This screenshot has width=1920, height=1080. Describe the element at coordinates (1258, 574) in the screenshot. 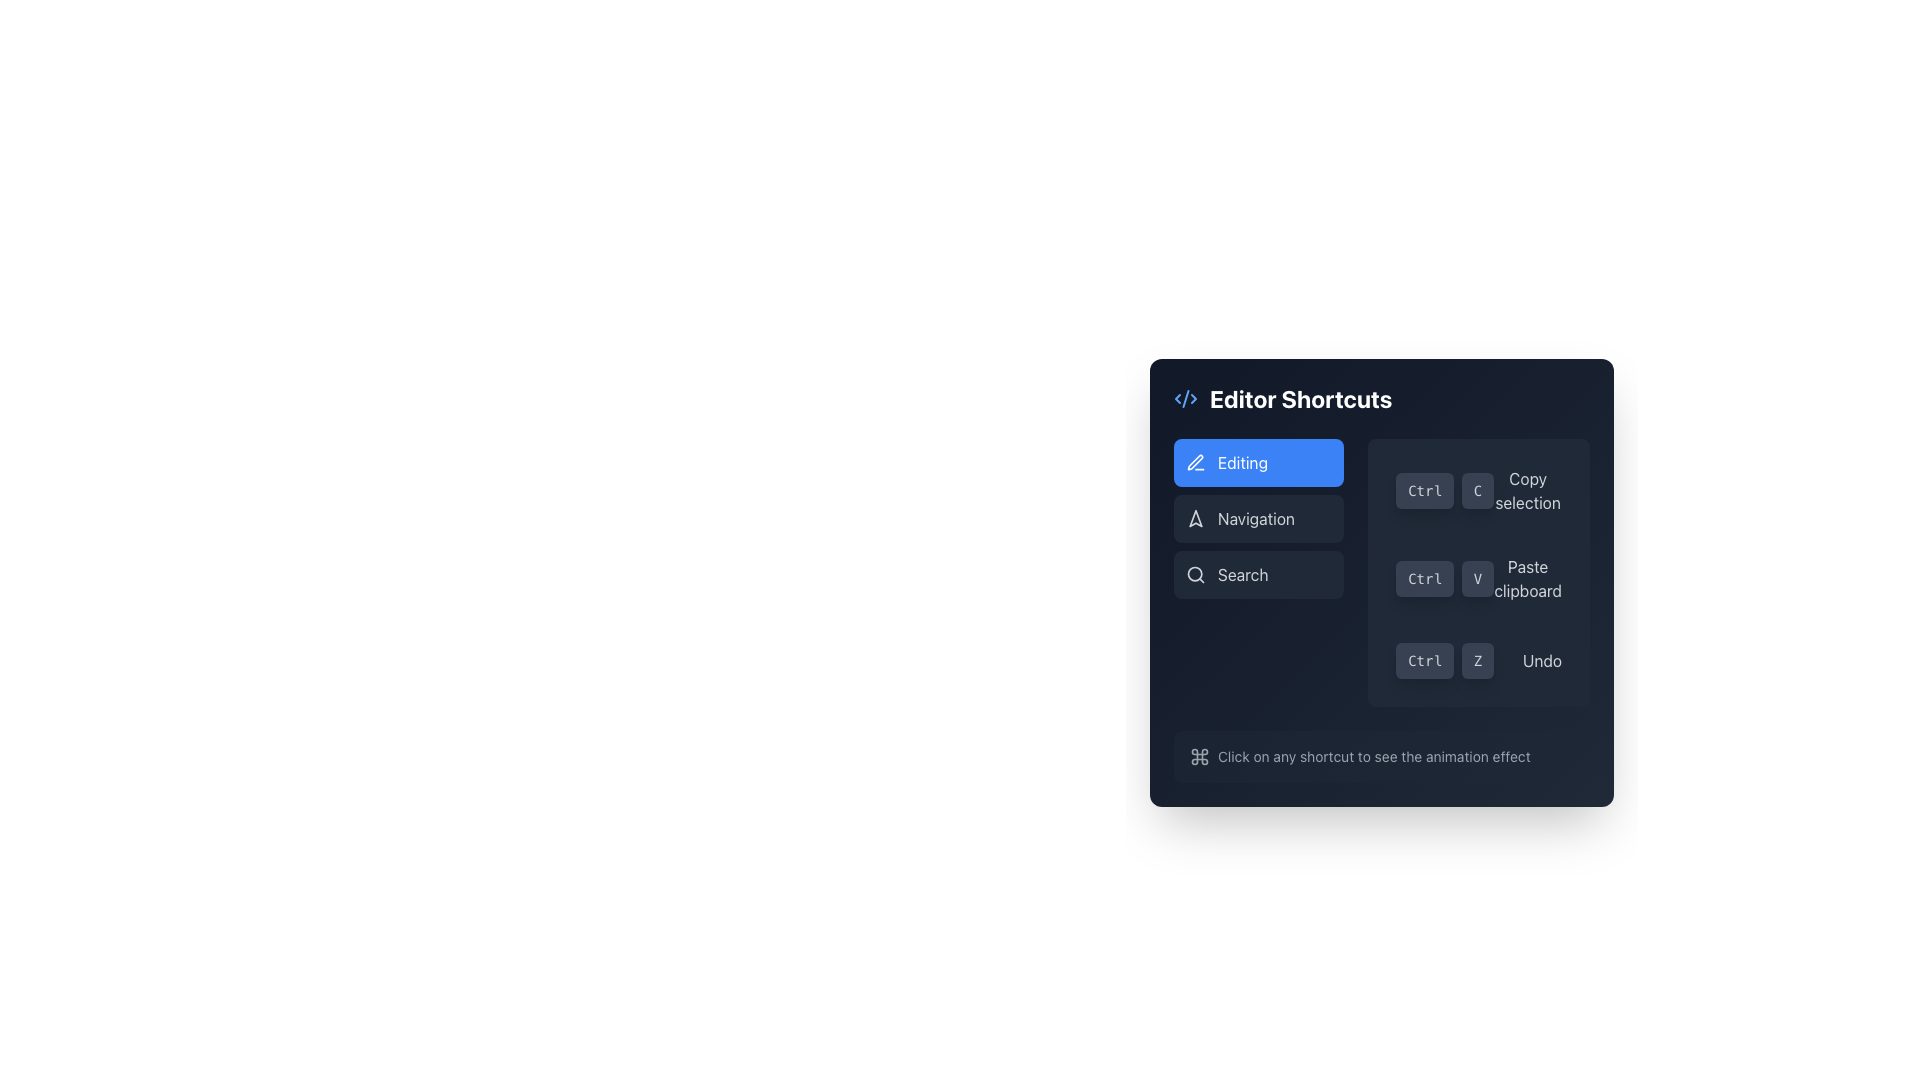

I see `the search button located in the sidebar, positioned below the 'Navigation' button, to initiate the search functionality` at that location.